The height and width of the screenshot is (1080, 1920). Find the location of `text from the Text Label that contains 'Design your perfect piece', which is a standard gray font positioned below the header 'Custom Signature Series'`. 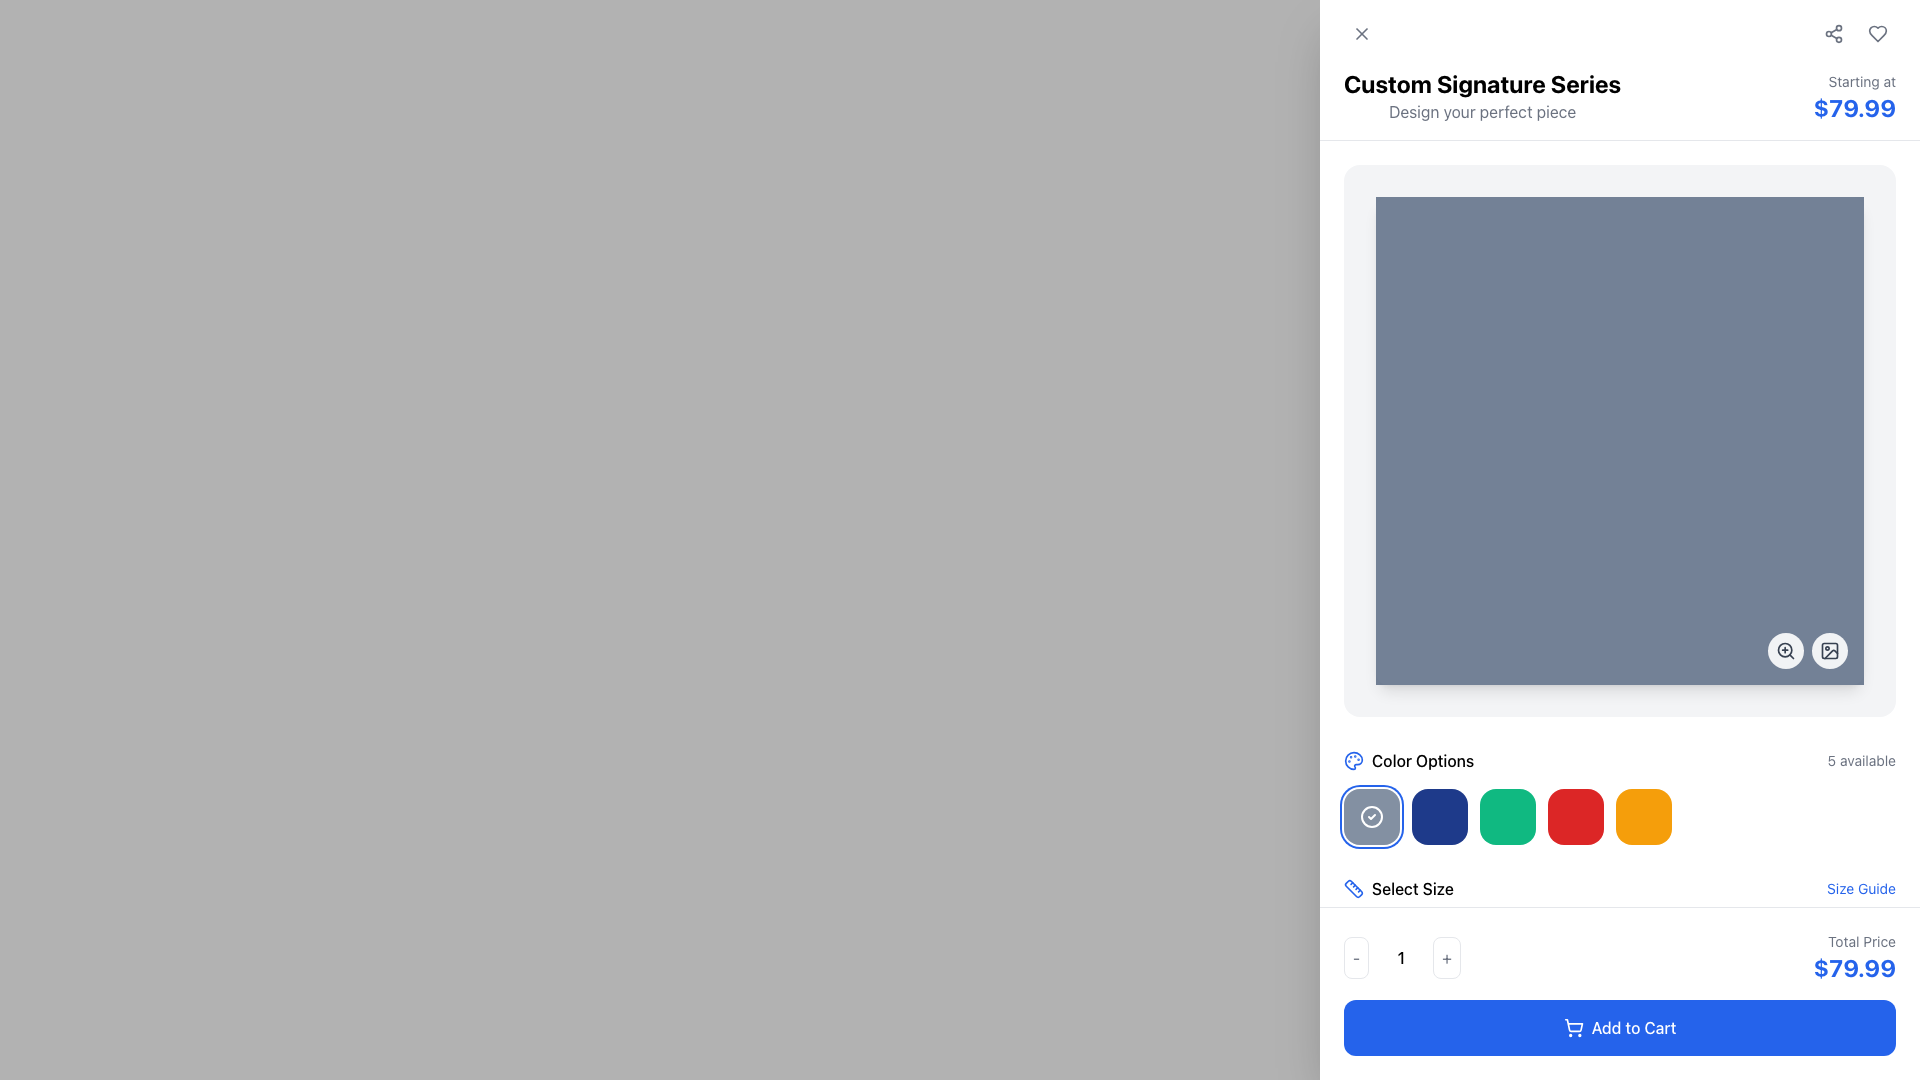

text from the Text Label that contains 'Design your perfect piece', which is a standard gray font positioned below the header 'Custom Signature Series' is located at coordinates (1482, 111).